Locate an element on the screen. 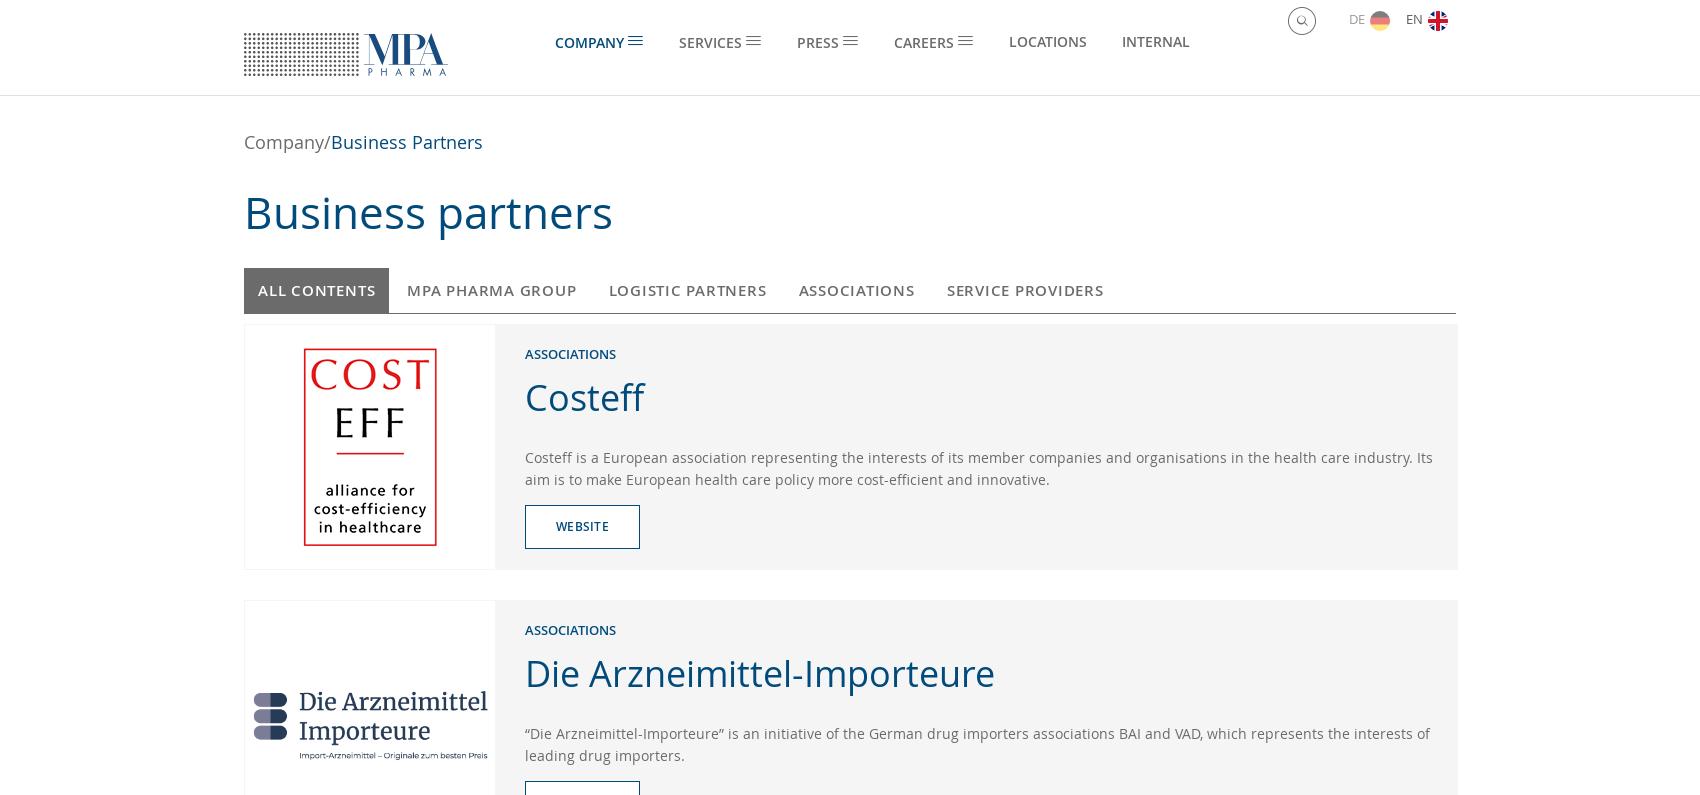 The width and height of the screenshot is (1700, 795). 'Press' is located at coordinates (816, 42).